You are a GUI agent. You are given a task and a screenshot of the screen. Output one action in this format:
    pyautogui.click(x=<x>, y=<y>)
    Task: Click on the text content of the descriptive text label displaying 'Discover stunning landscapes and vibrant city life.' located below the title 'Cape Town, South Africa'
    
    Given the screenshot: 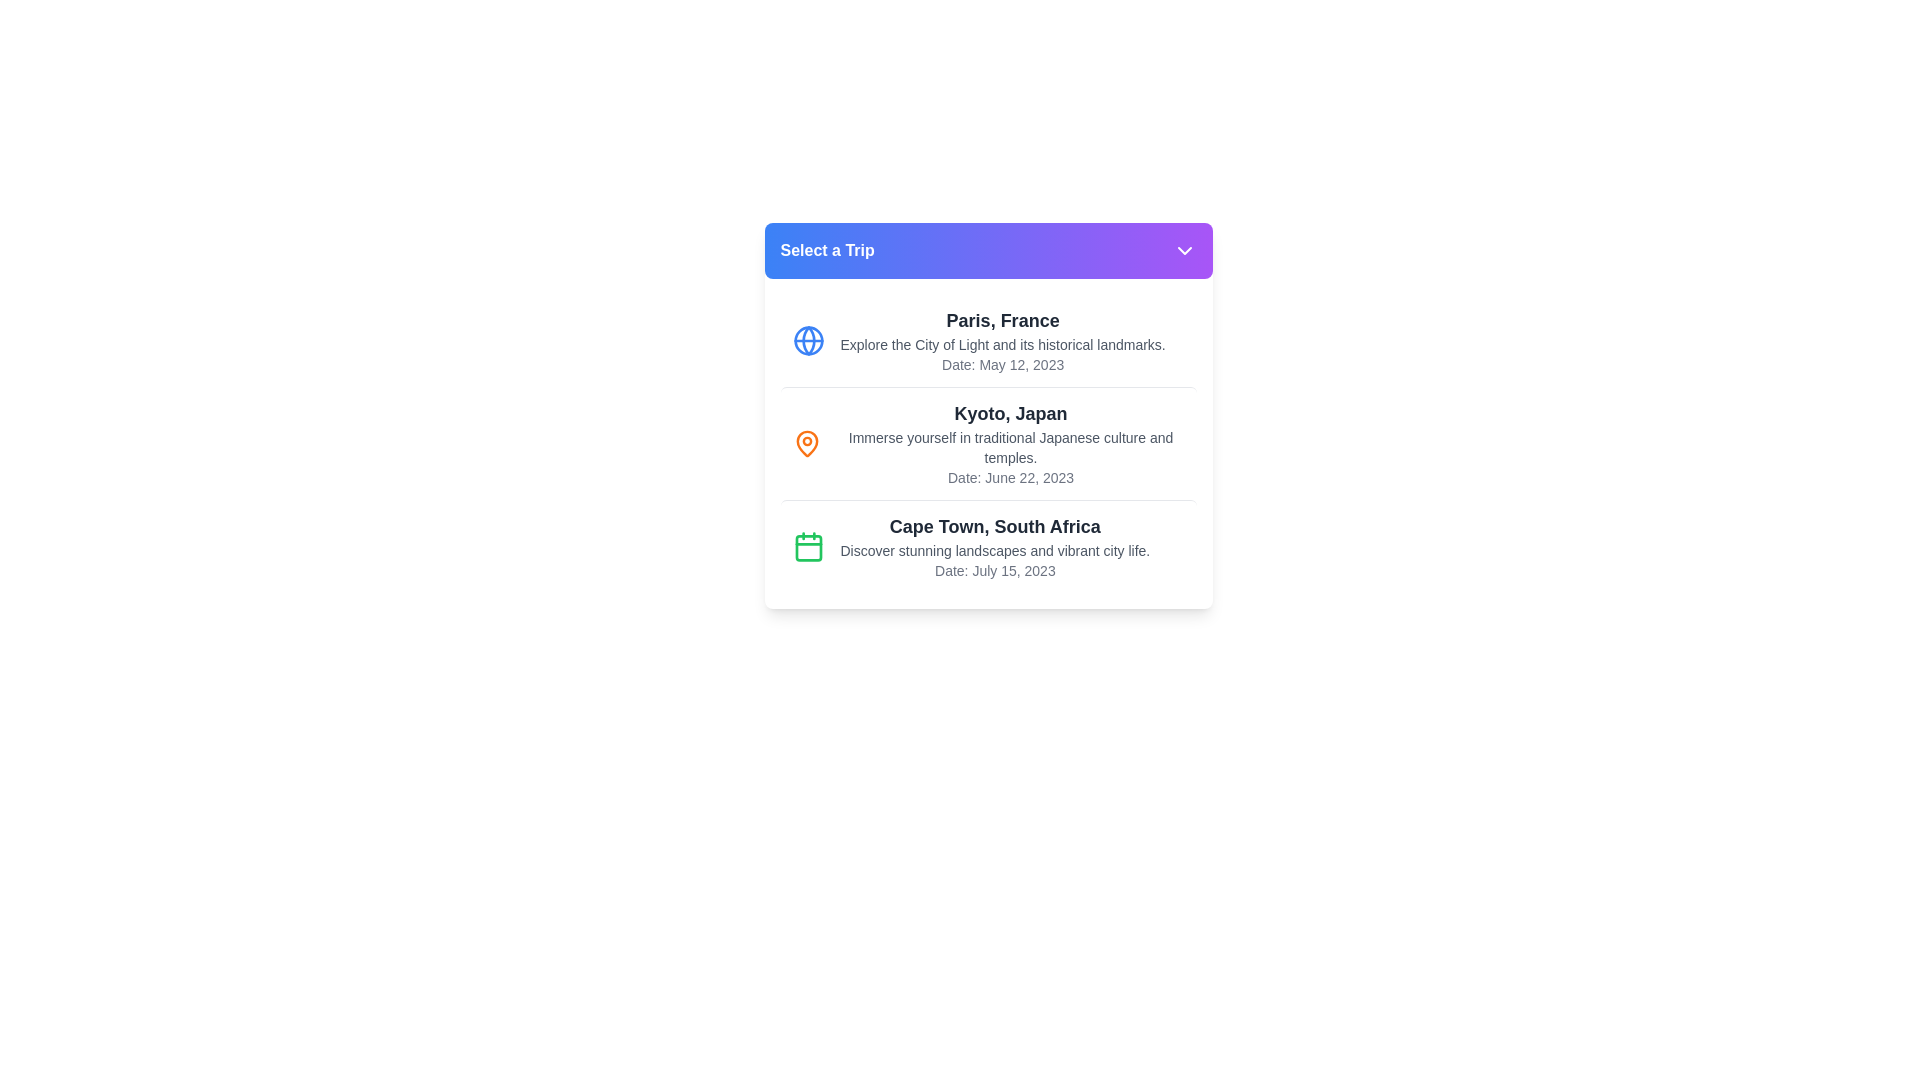 What is the action you would take?
    pyautogui.click(x=995, y=551)
    